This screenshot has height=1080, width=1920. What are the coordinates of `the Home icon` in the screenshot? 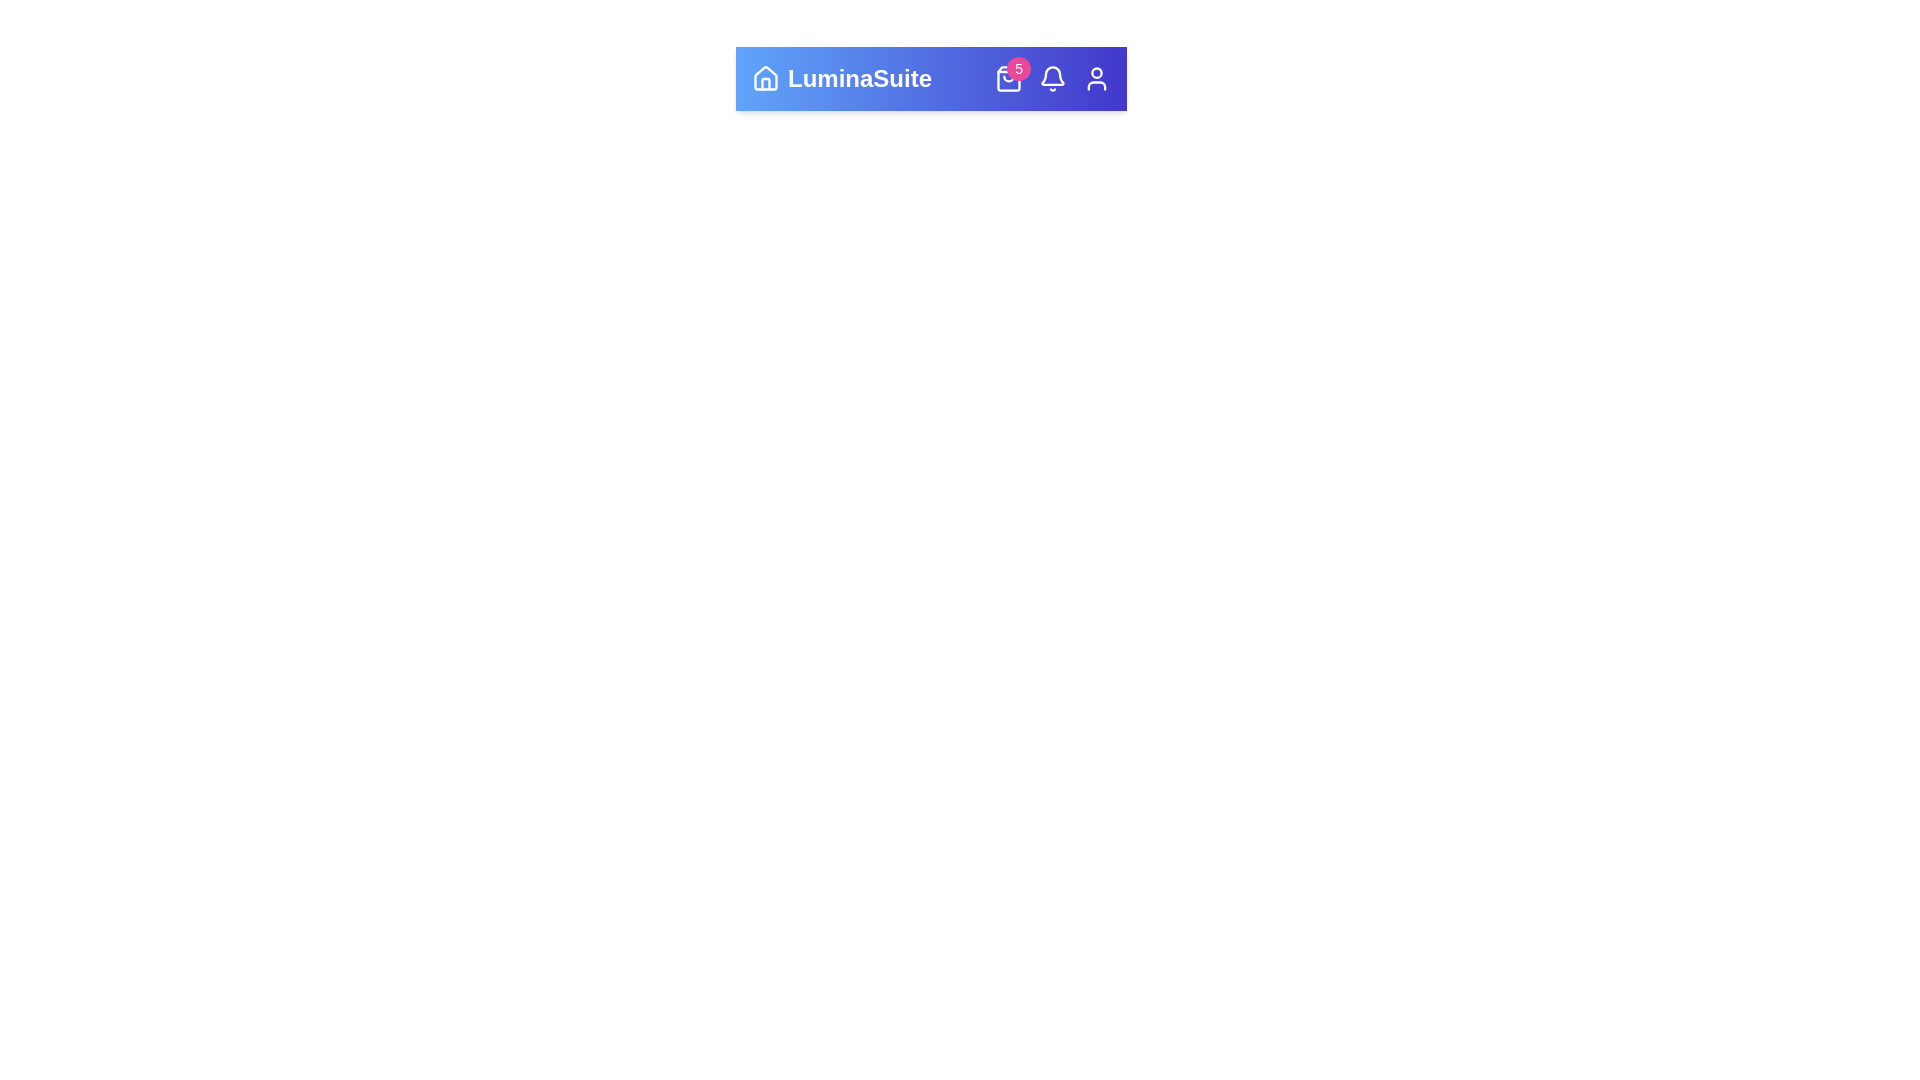 It's located at (765, 77).